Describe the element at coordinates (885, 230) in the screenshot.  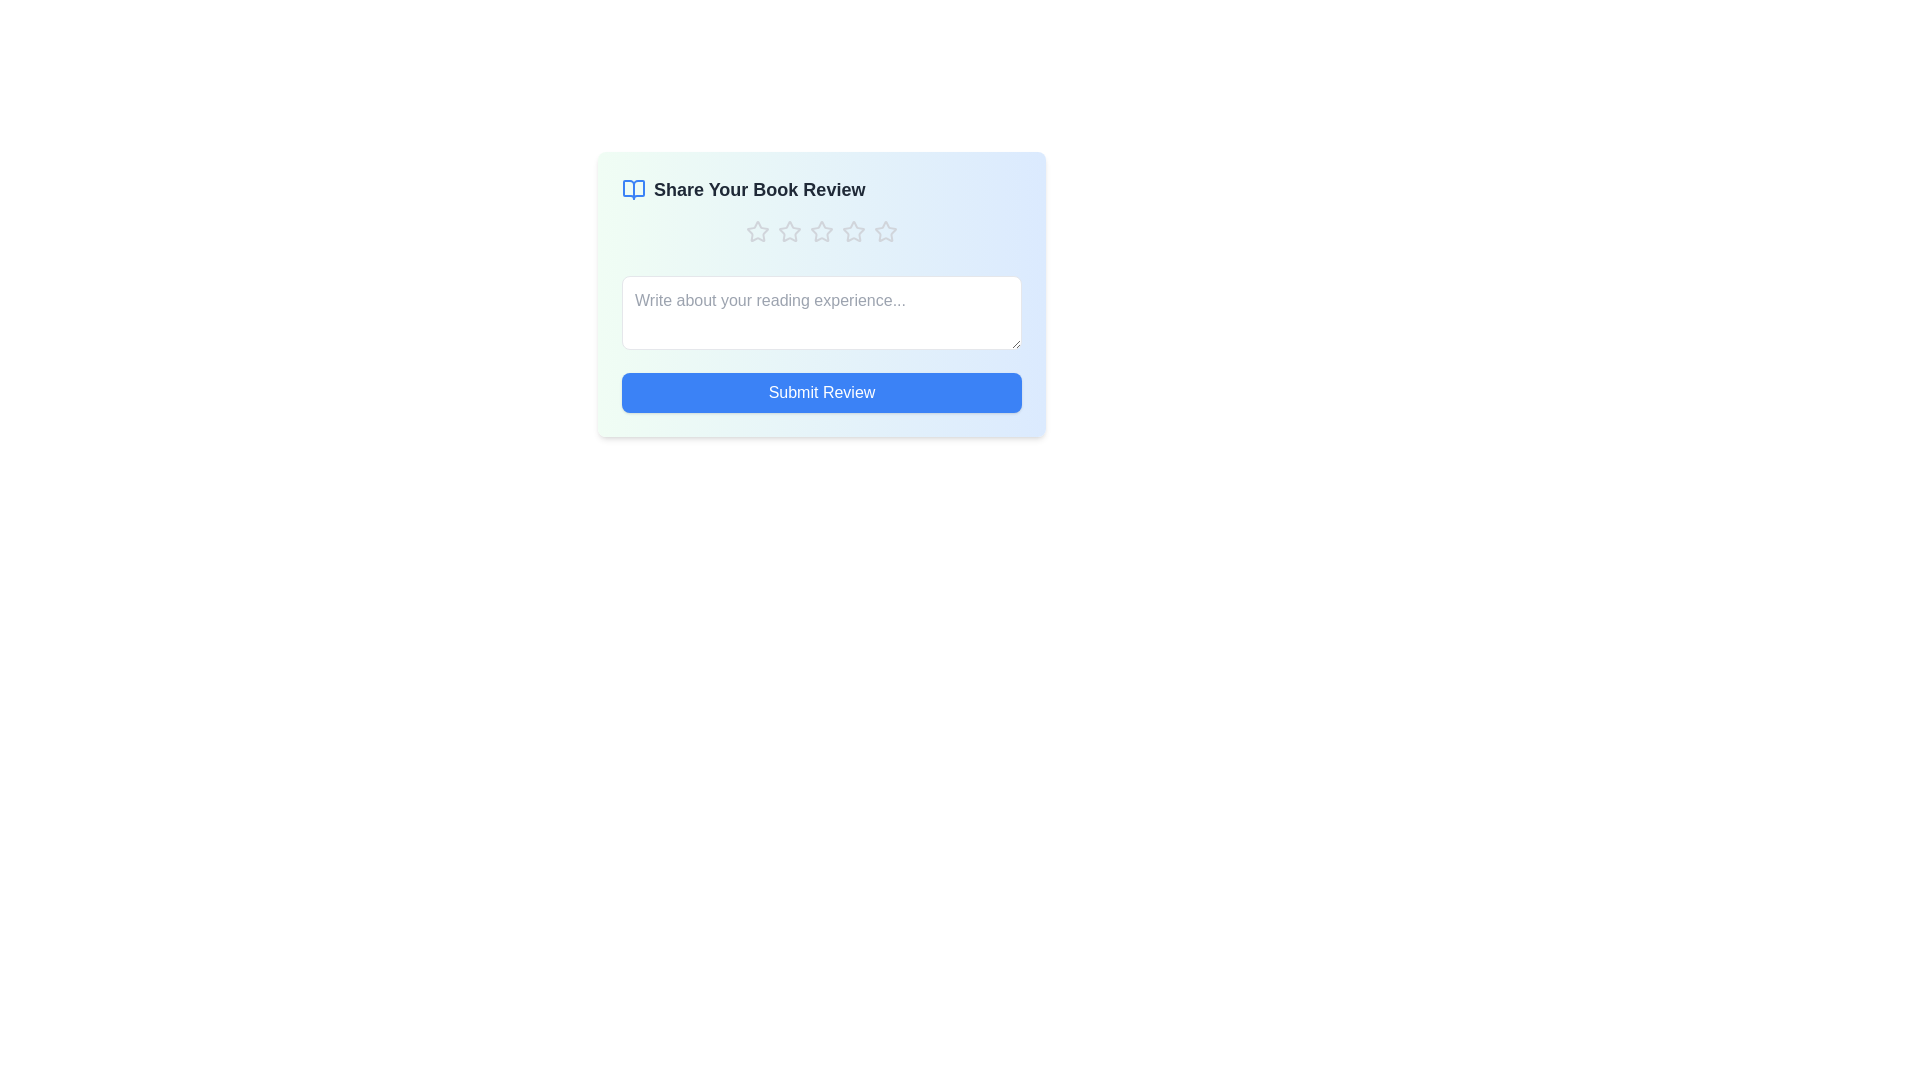
I see `the book rating to 5 stars by clicking on the corresponding star` at that location.